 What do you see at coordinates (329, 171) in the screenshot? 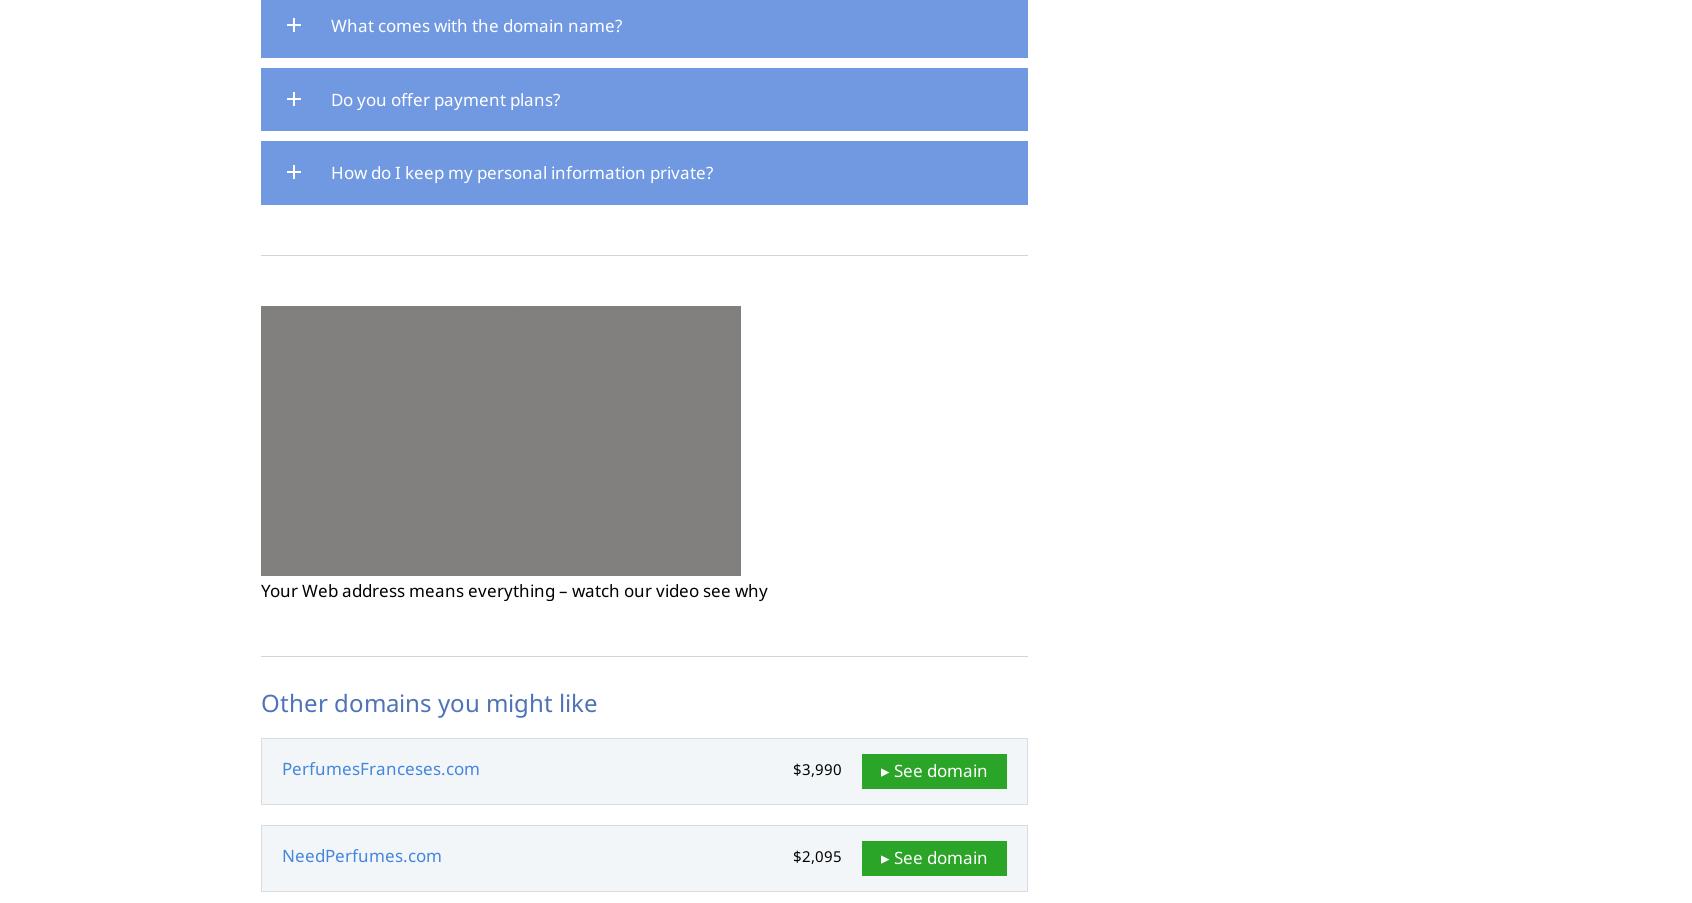
I see `'How do I keep my personal information private?'` at bounding box center [329, 171].